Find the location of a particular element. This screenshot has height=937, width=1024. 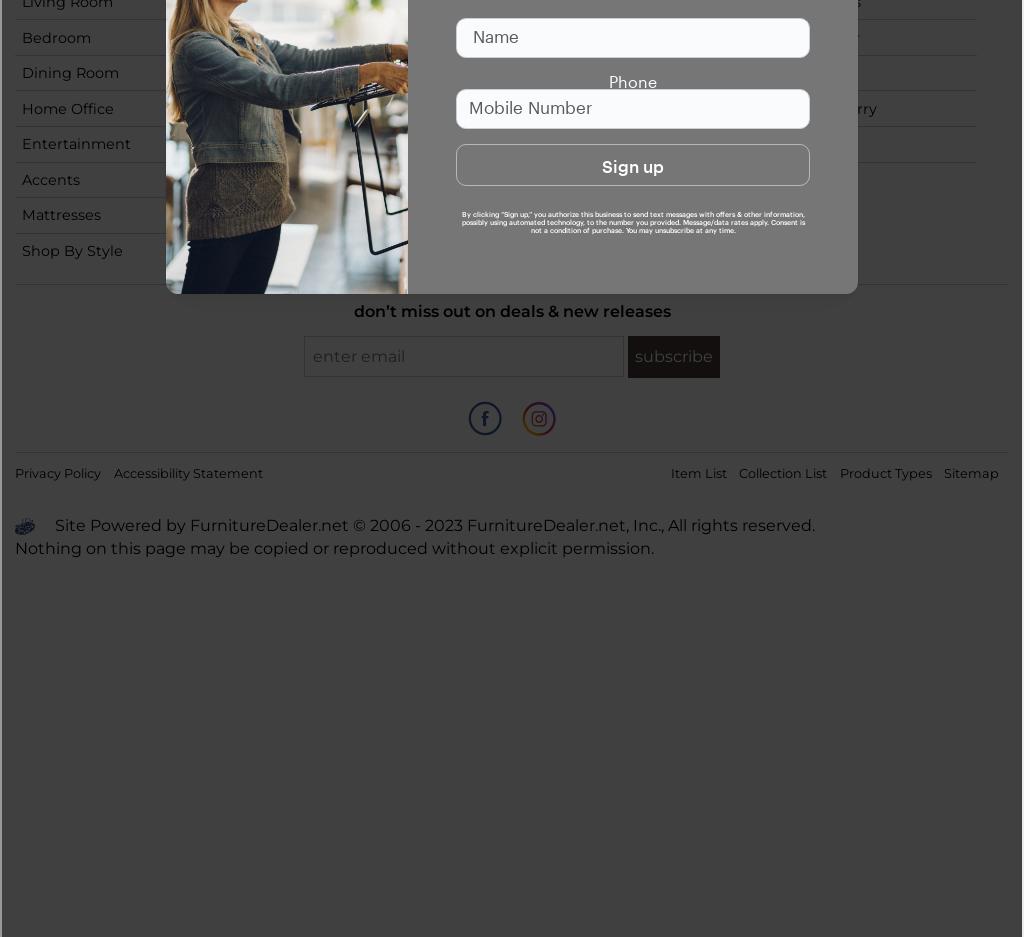

'Mattresses' is located at coordinates (60, 215).